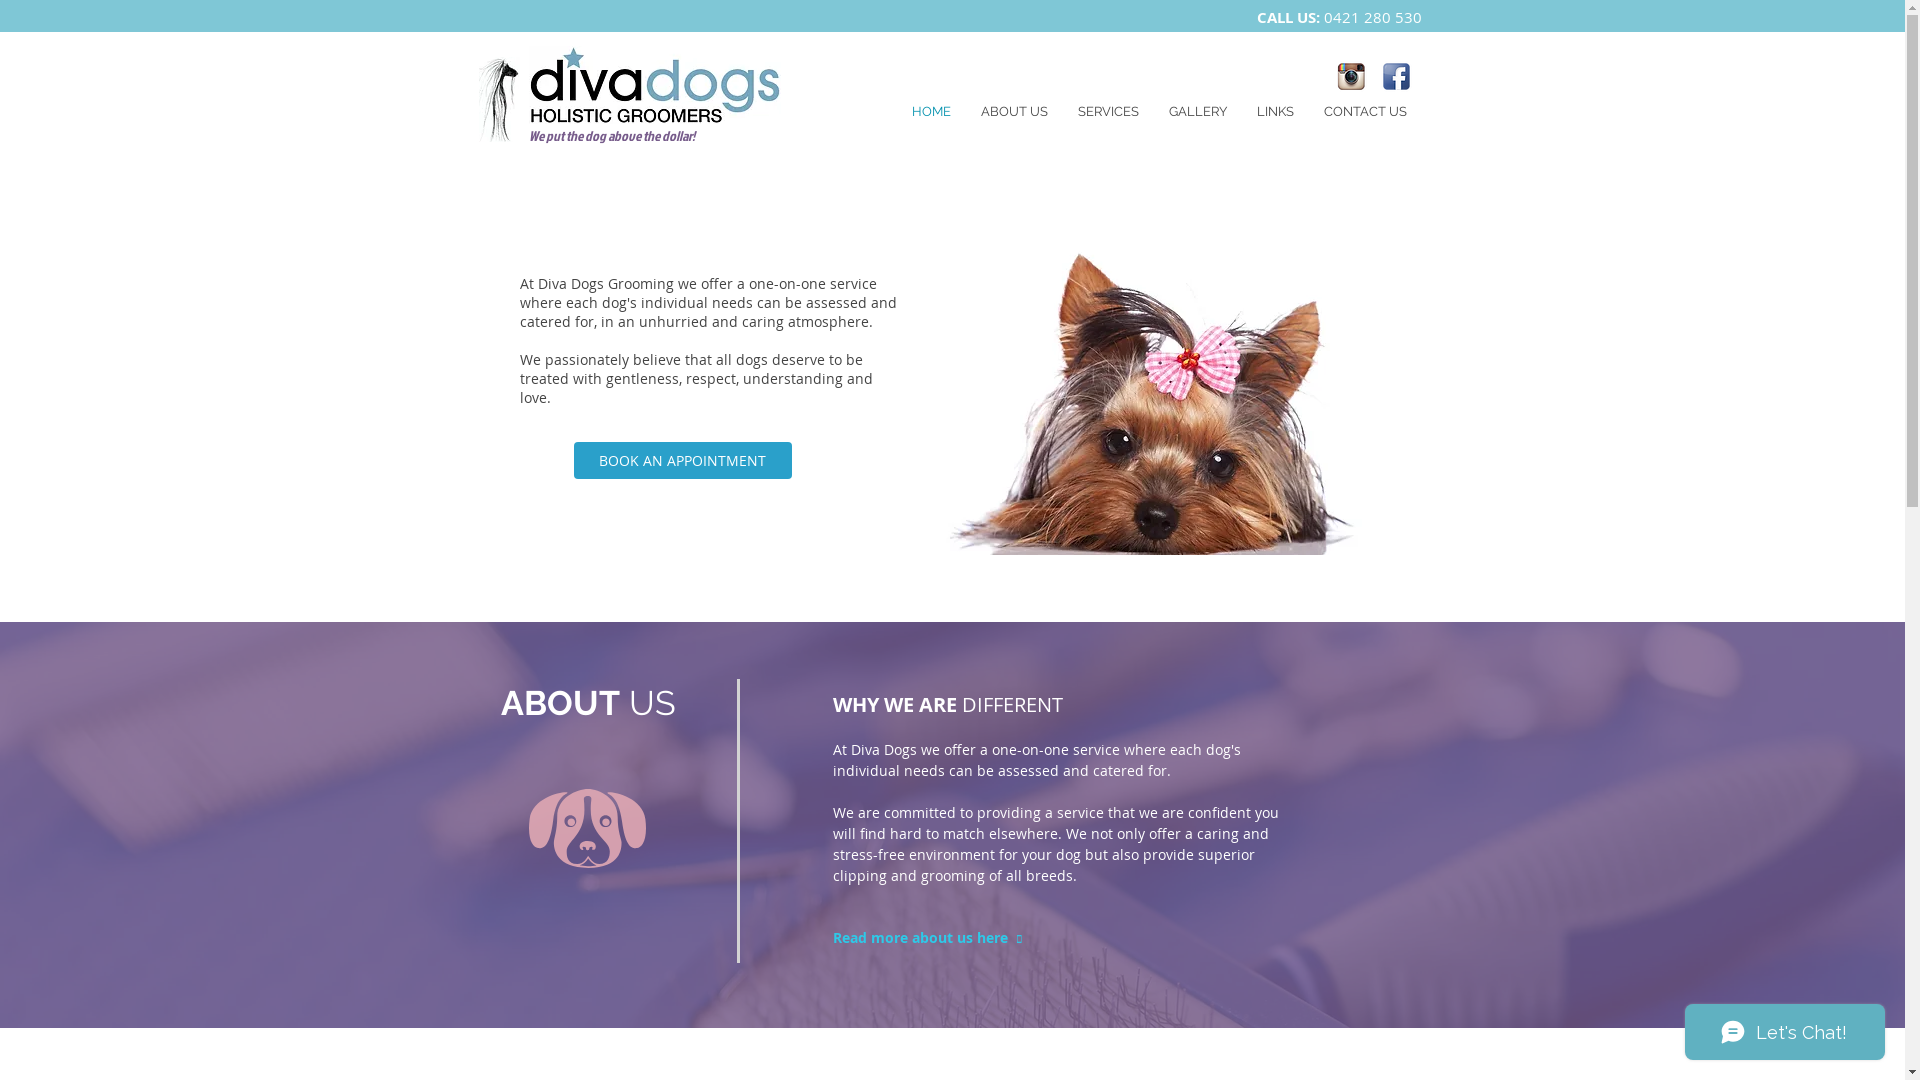 This screenshot has width=1920, height=1080. Describe the element at coordinates (929, 111) in the screenshot. I see `'HOME'` at that location.